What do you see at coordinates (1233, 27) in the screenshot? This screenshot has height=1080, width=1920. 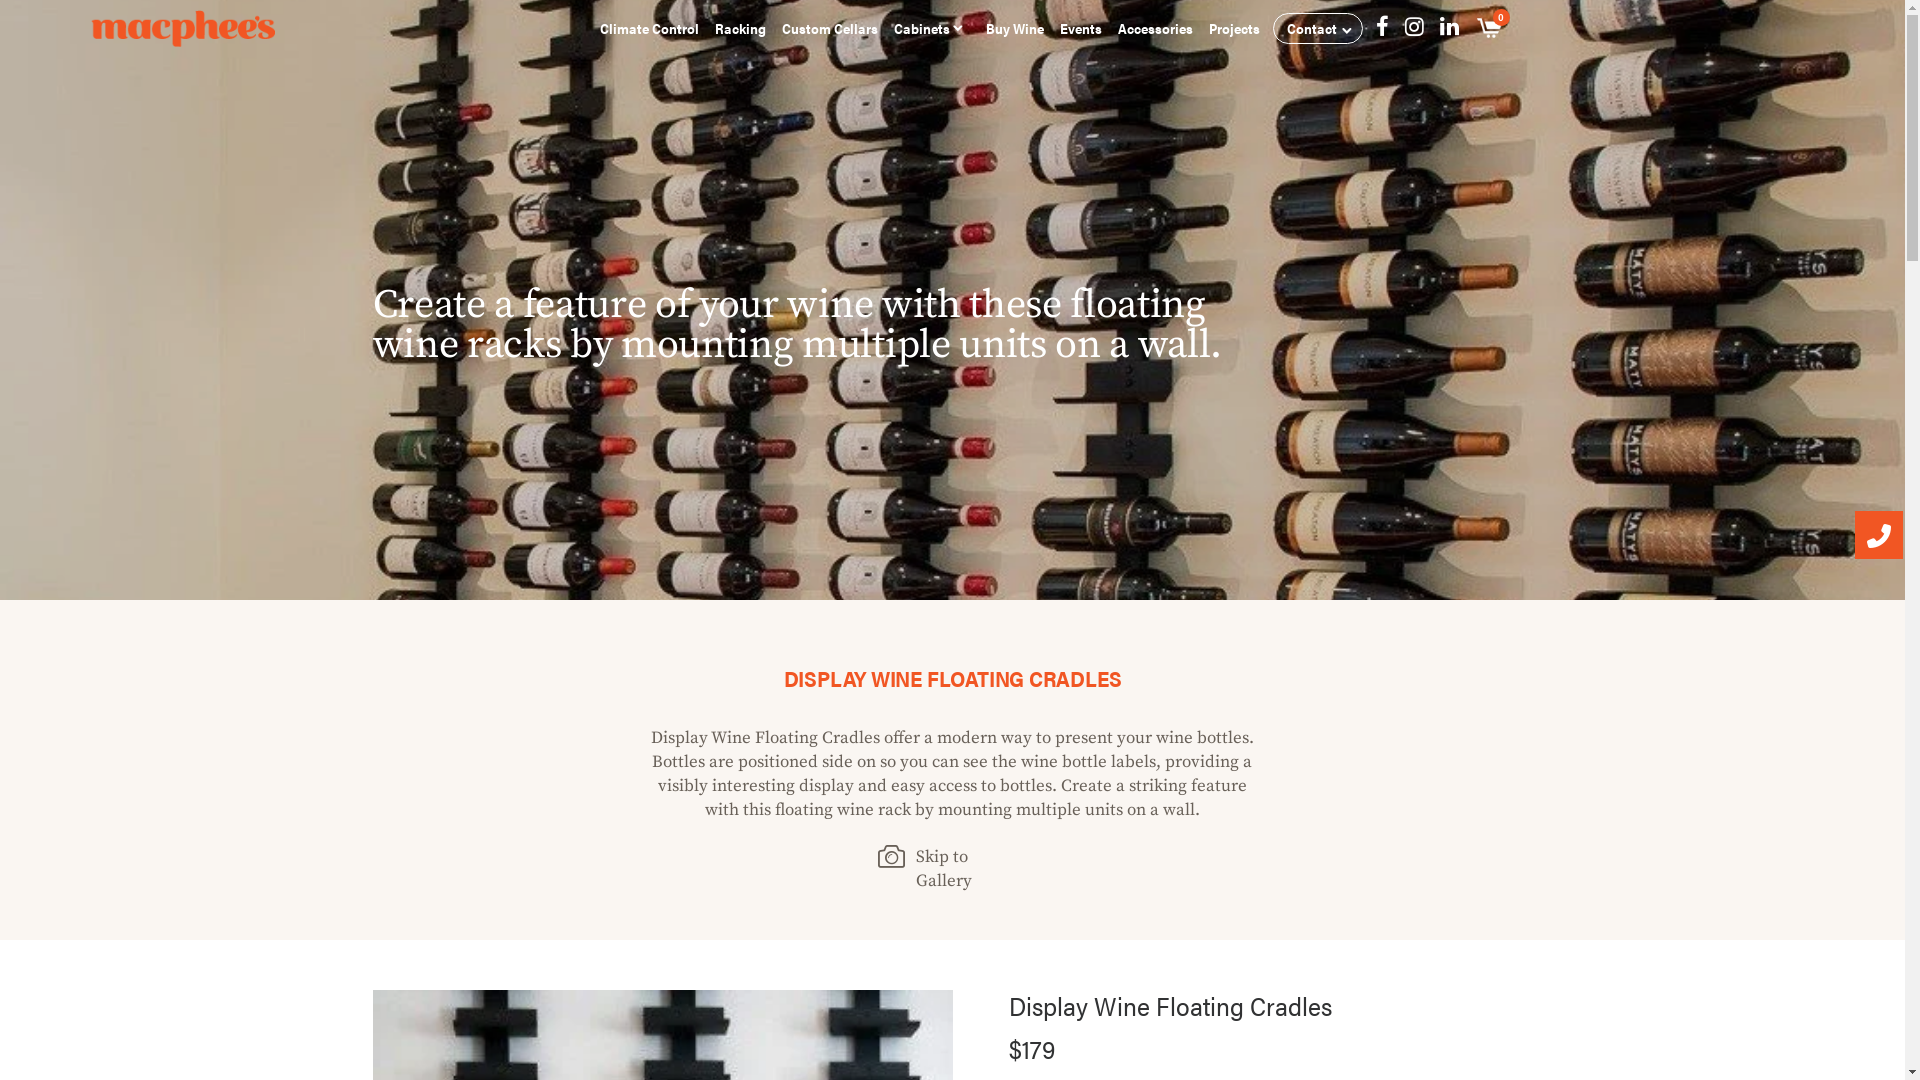 I see `'Projects'` at bounding box center [1233, 27].